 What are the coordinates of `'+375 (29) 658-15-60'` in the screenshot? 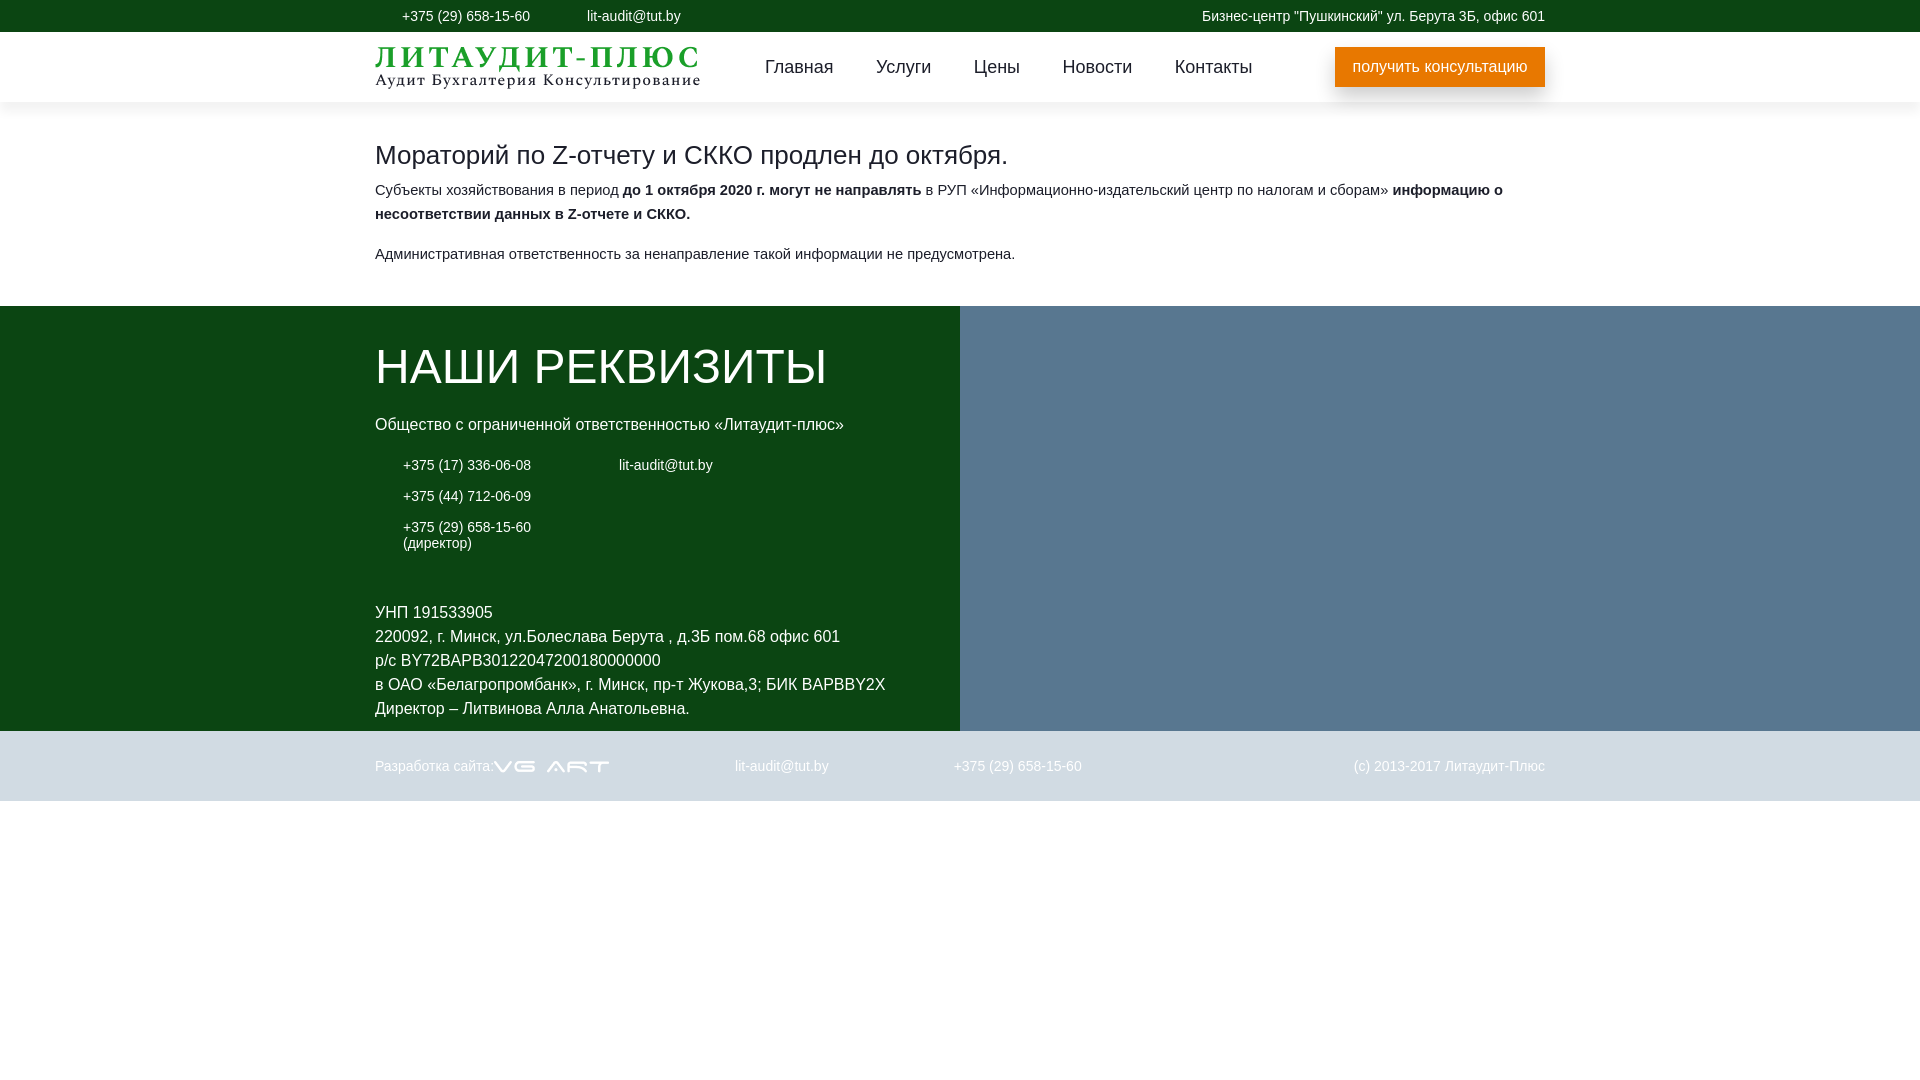 It's located at (1017, 765).